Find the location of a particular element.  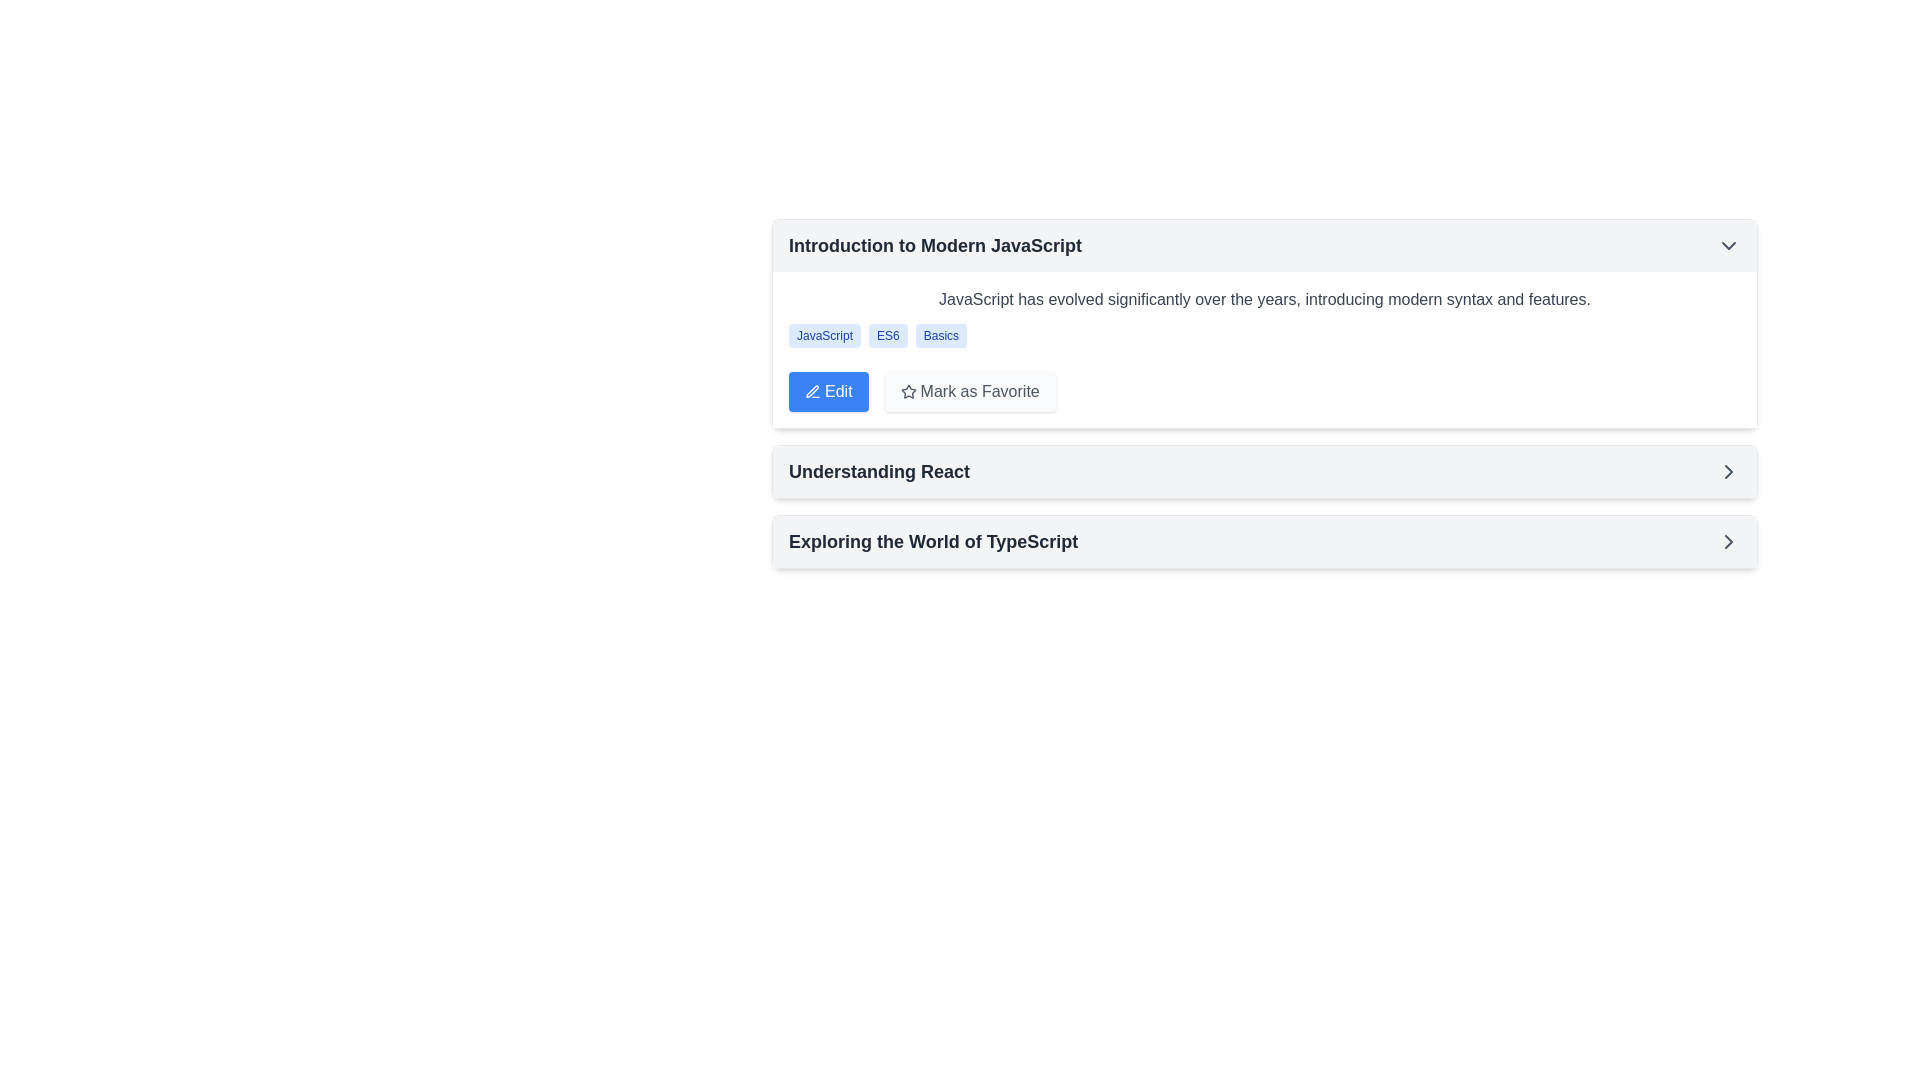

the gray chevron icon on the far right of the 'Exploring the World of TypeScript' section is located at coordinates (1727, 542).